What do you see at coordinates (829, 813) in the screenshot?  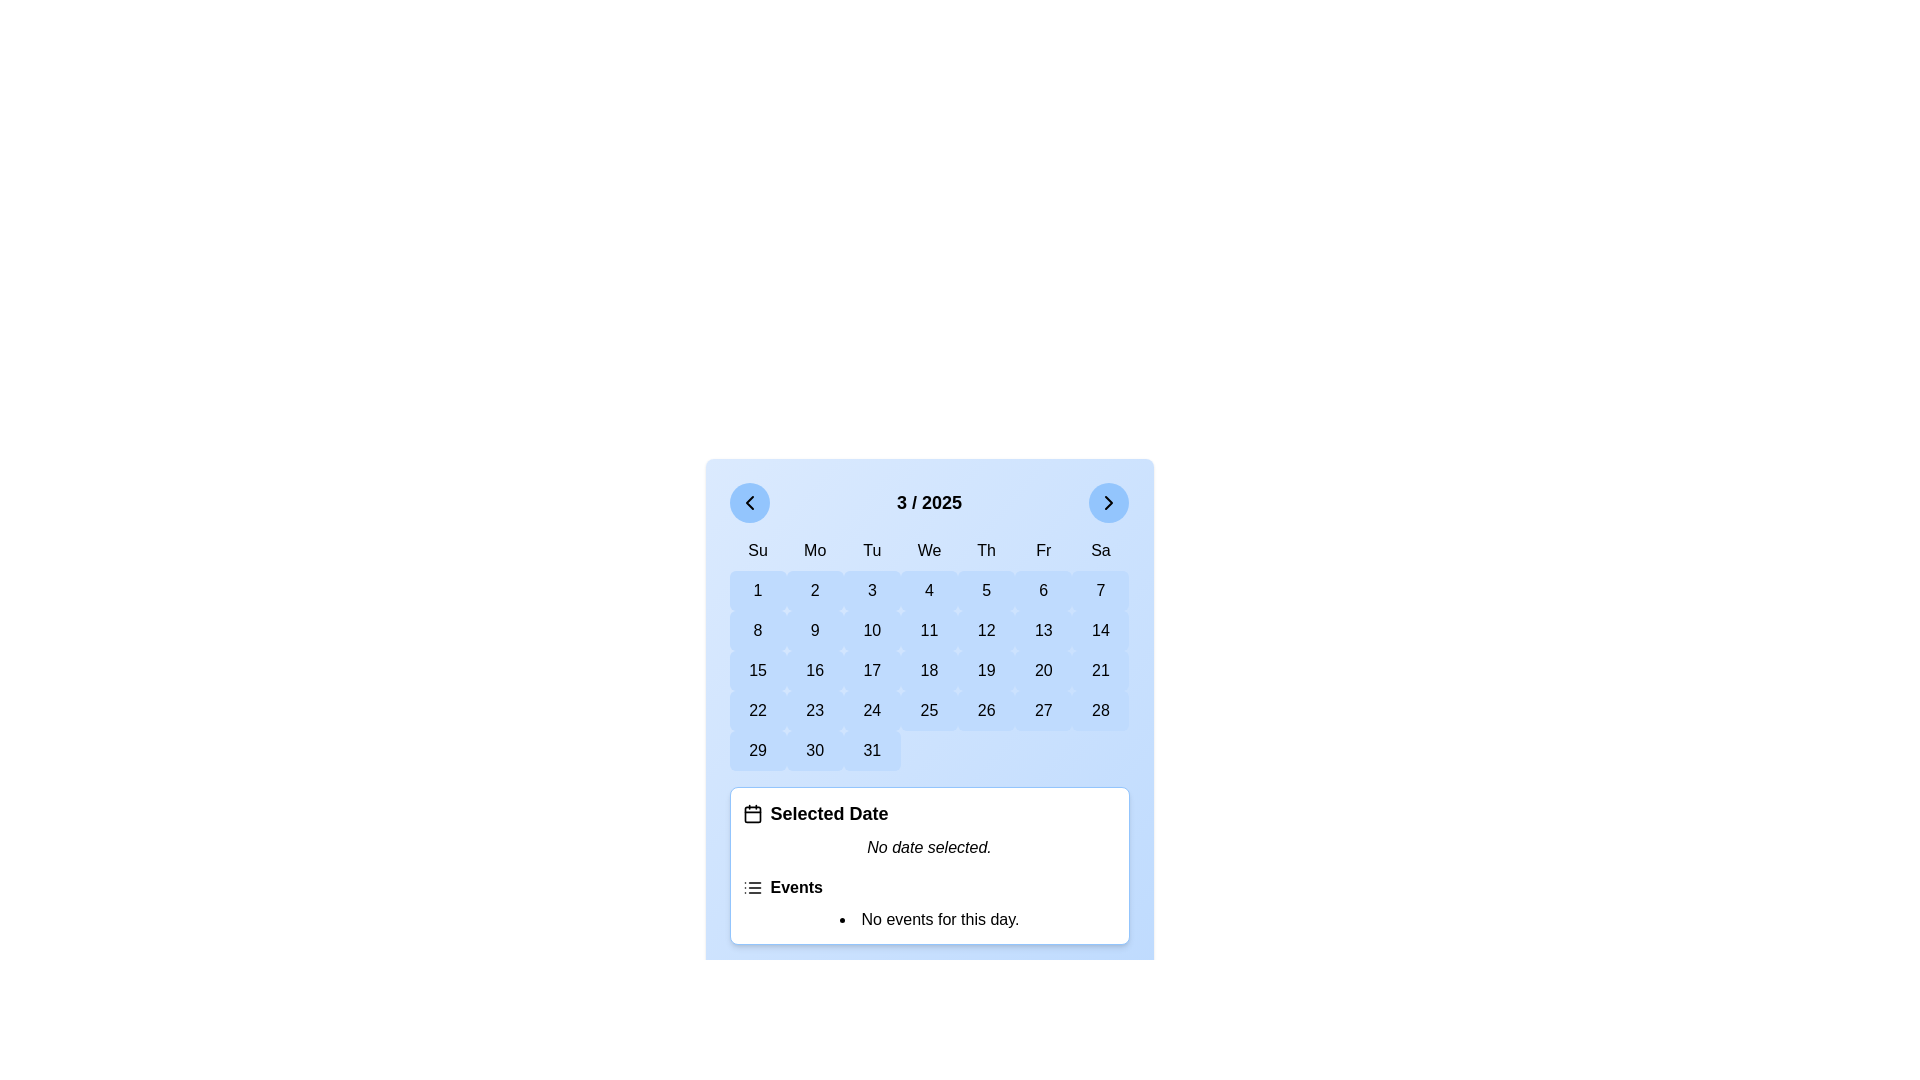 I see `the label indicating date selection status below the calendar, which provides context for the user regarding the selected date` at bounding box center [829, 813].